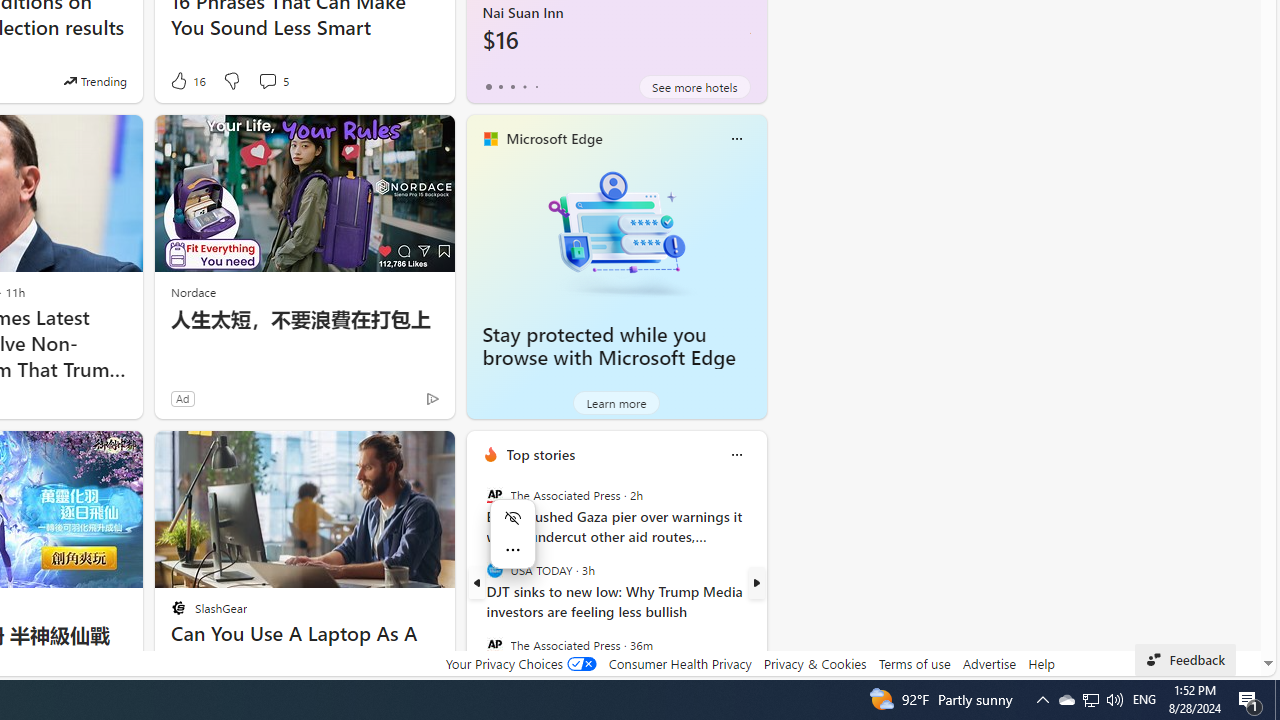 This screenshot has height=720, width=1280. What do you see at coordinates (475, 583) in the screenshot?
I see `'previous'` at bounding box center [475, 583].